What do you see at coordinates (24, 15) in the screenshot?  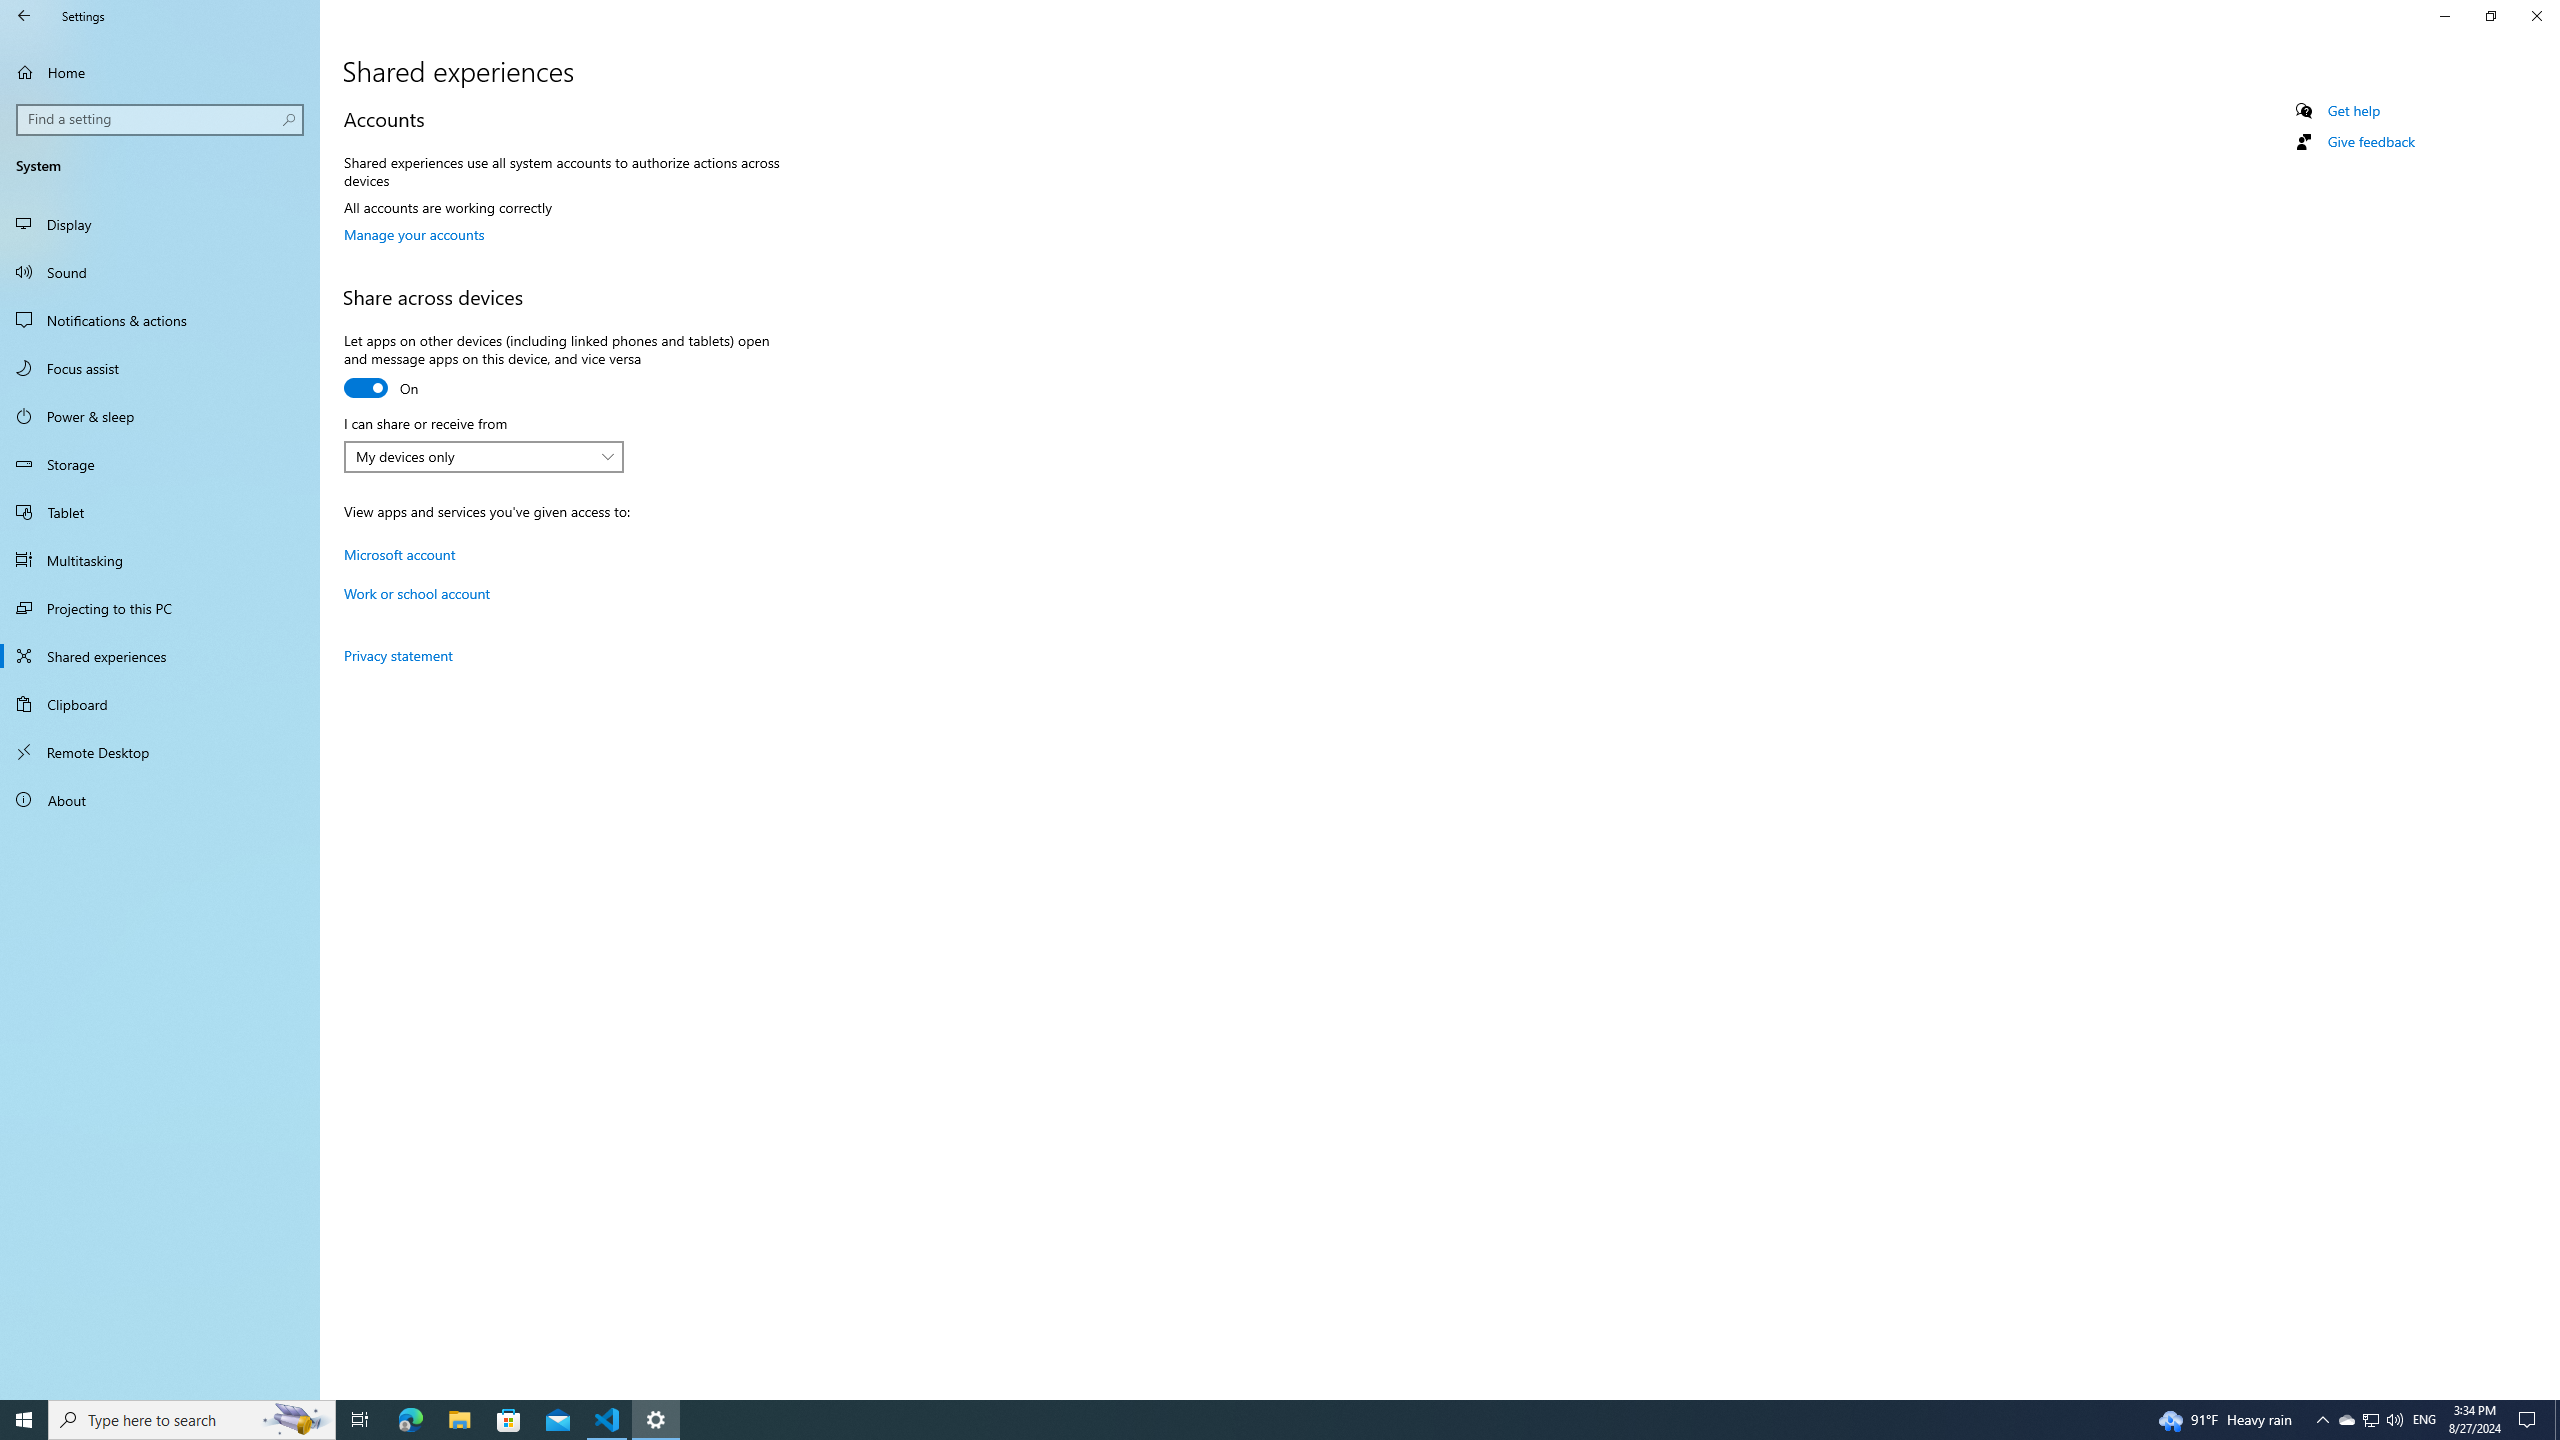 I see `'Back'` at bounding box center [24, 15].